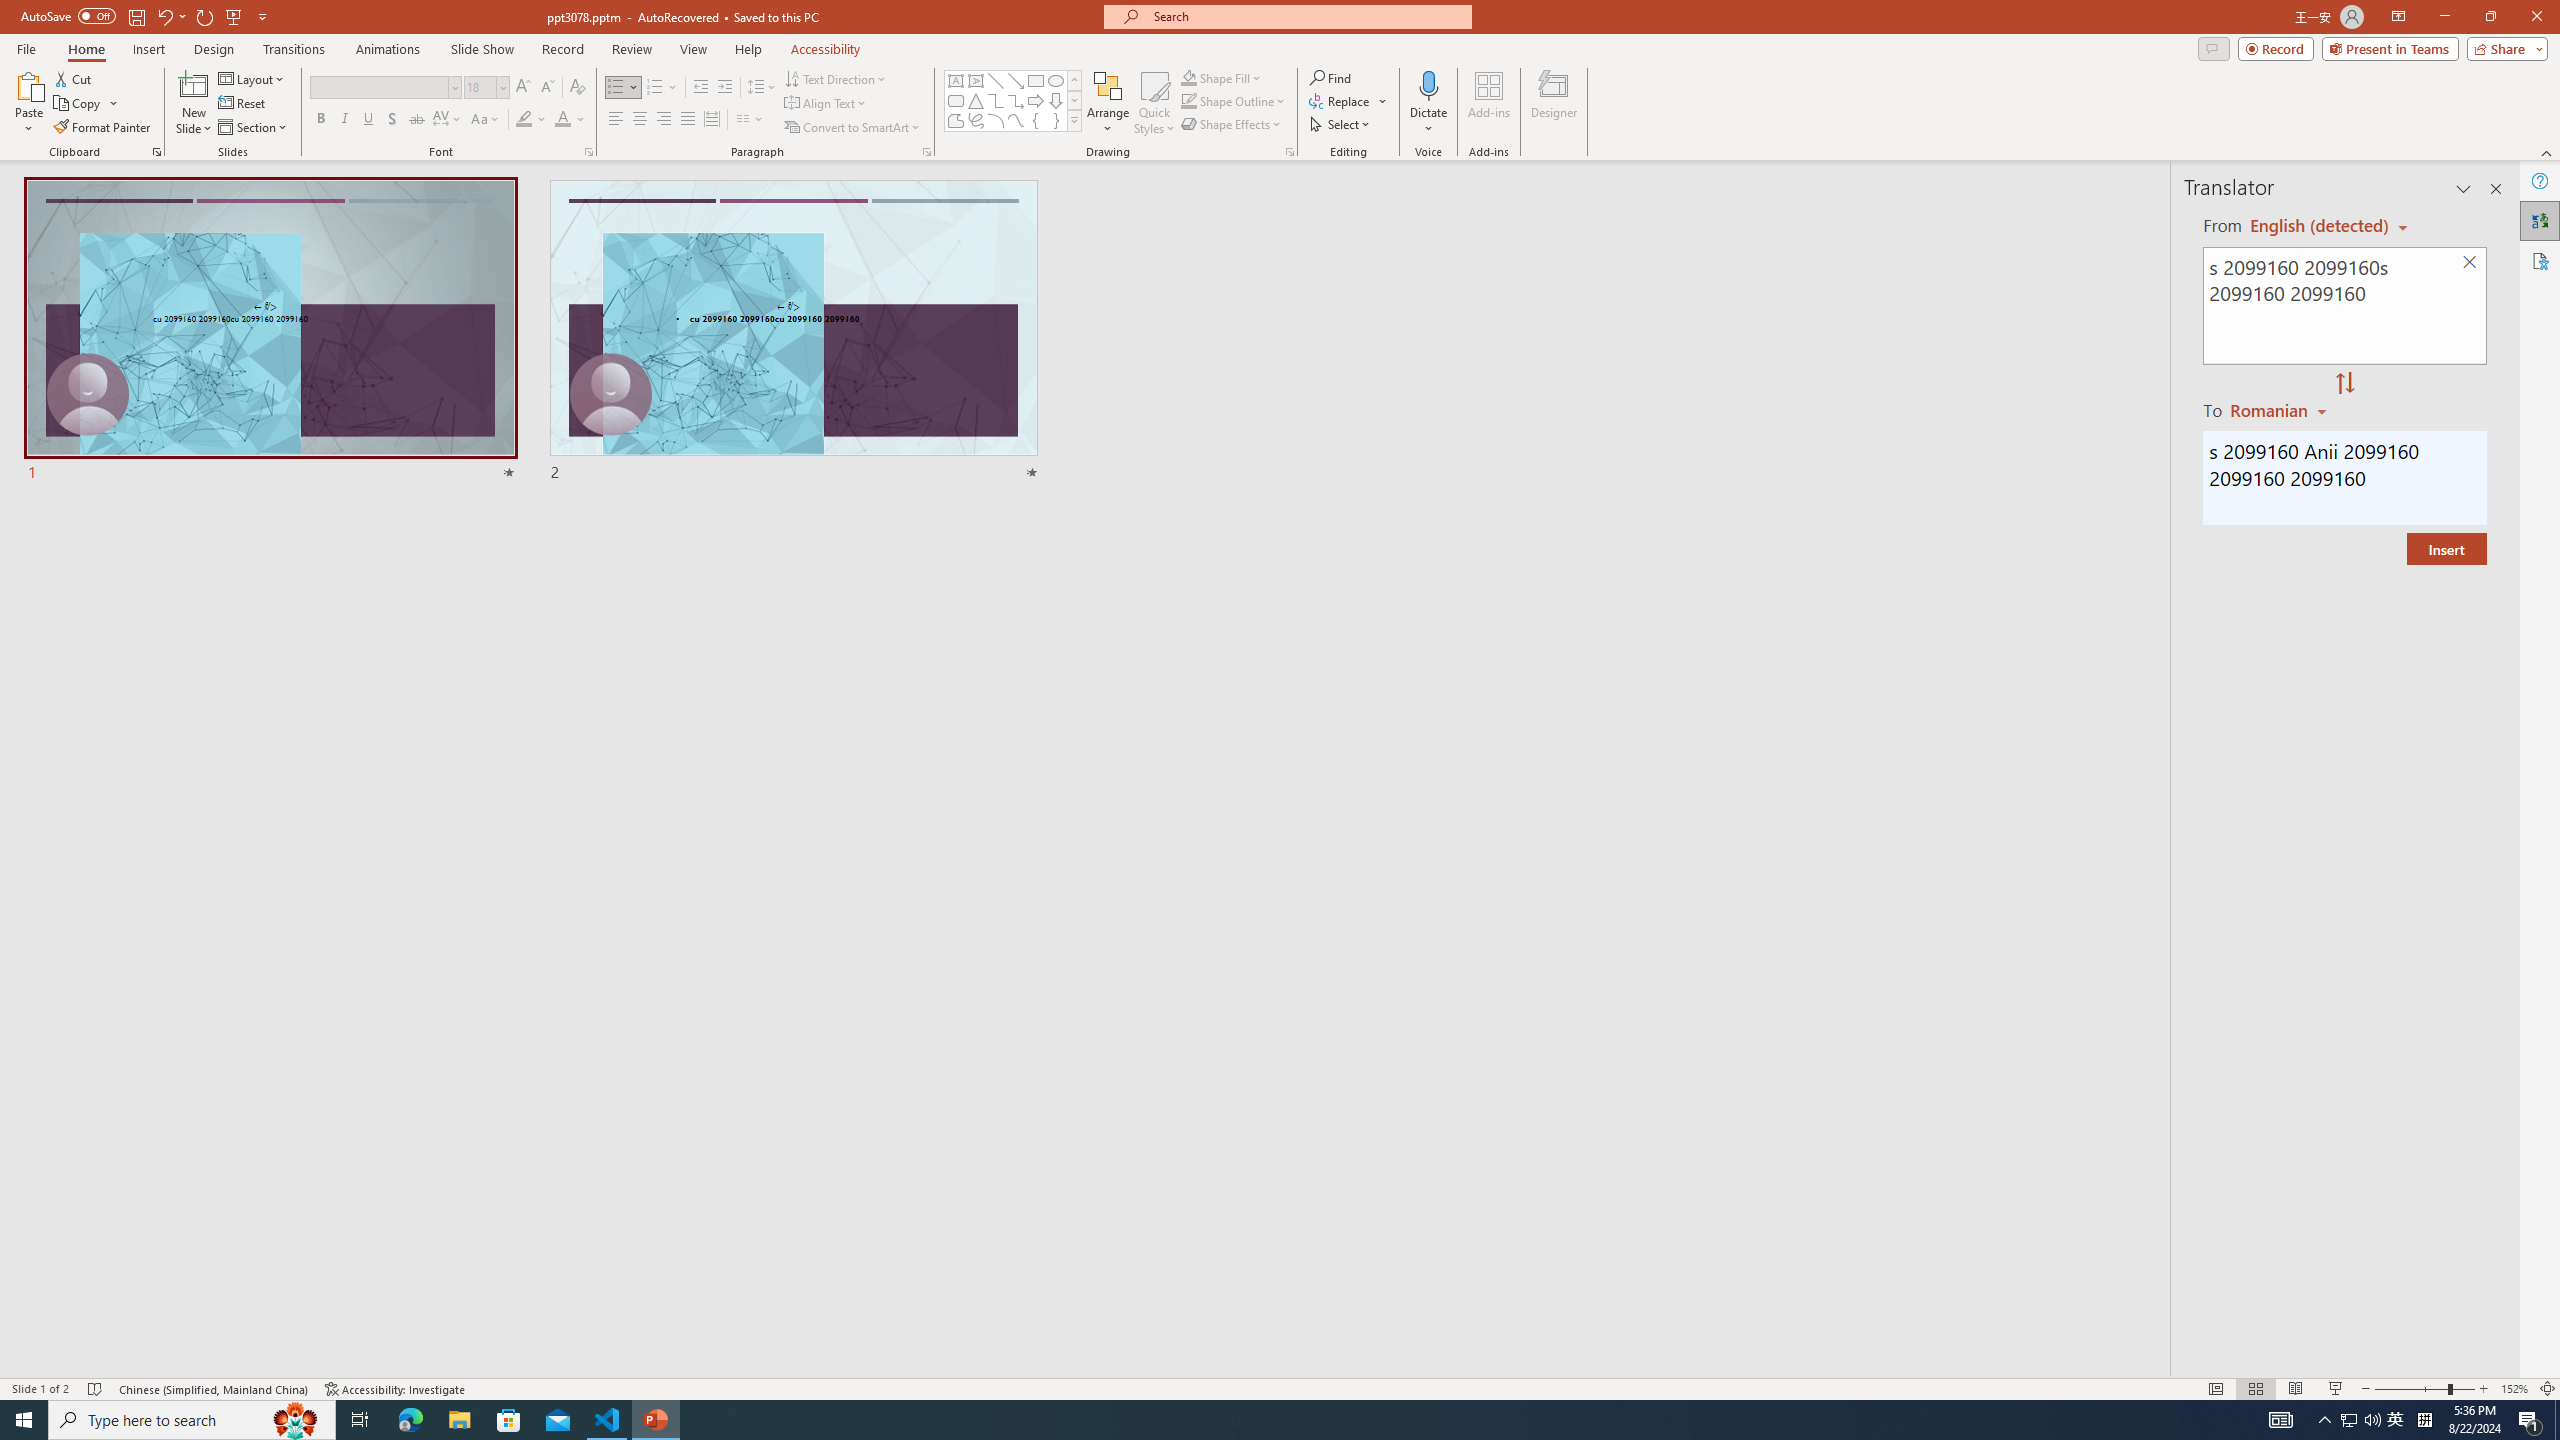  I want to click on 'Translator', so click(2539, 221).